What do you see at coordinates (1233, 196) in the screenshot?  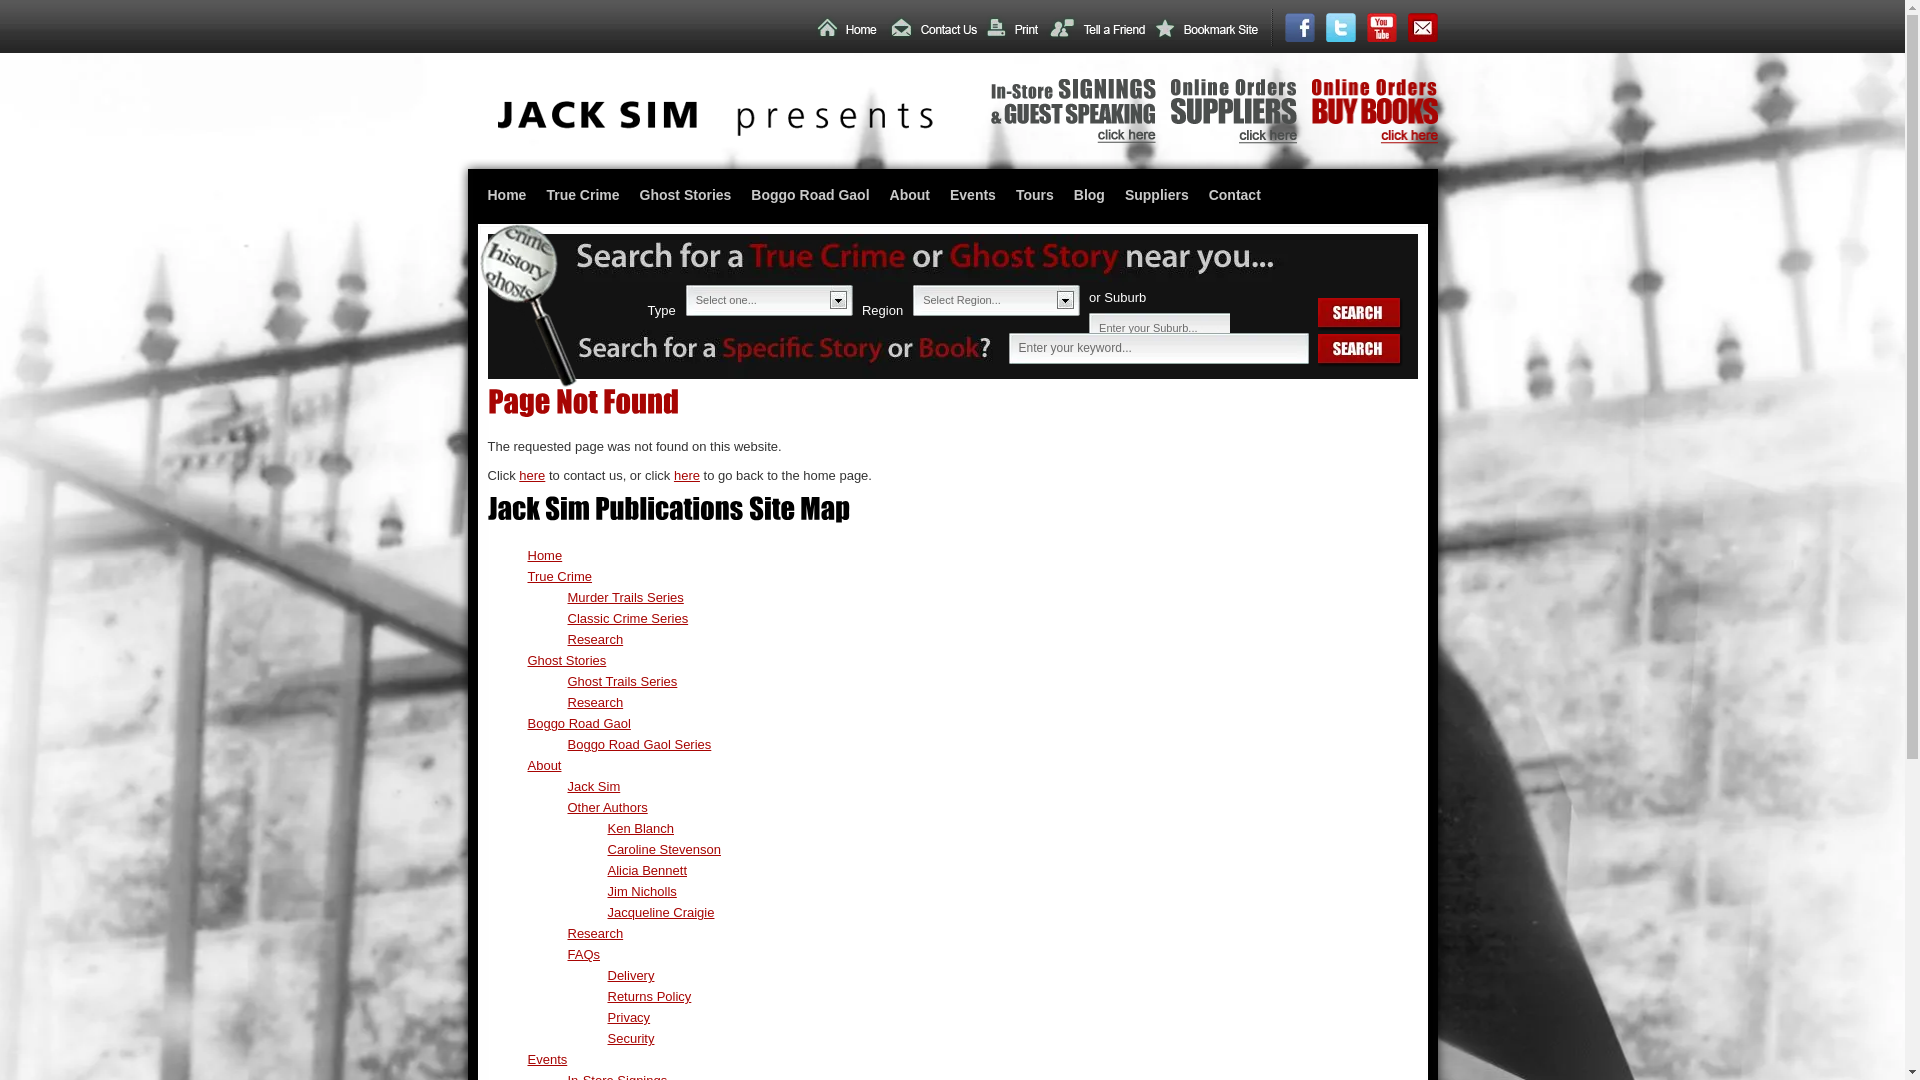 I see `'Contact'` at bounding box center [1233, 196].